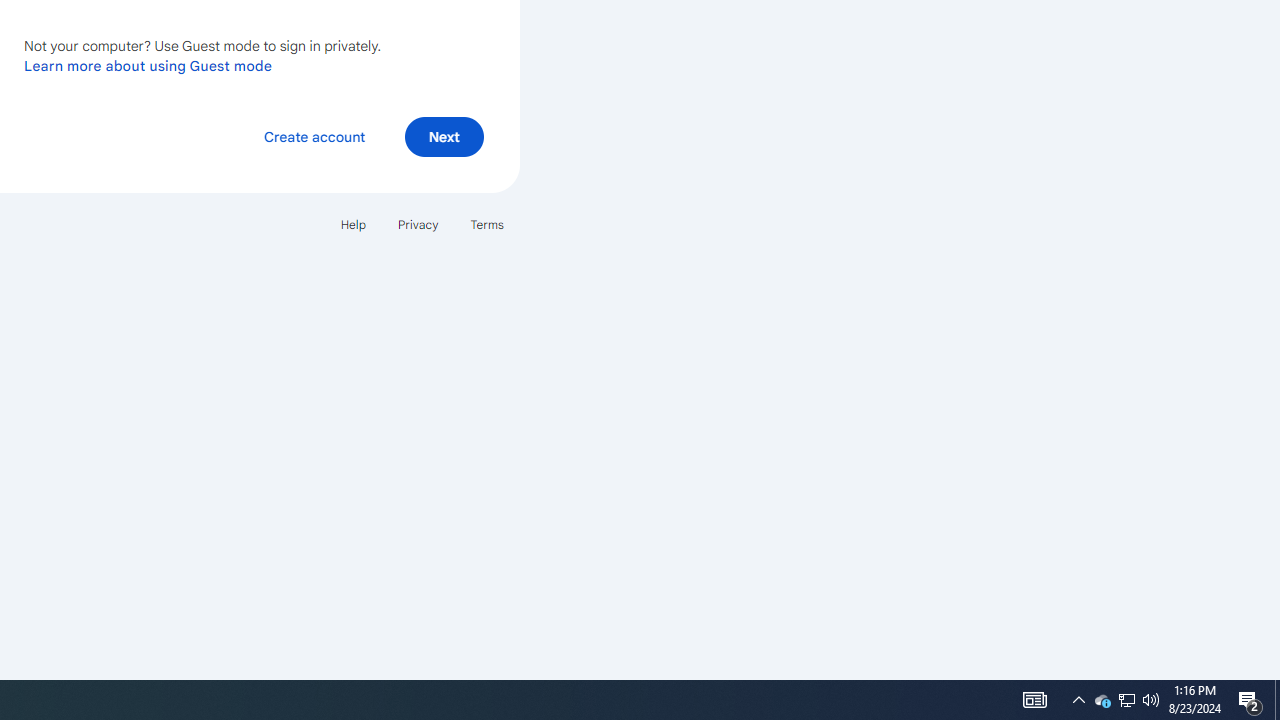 The image size is (1280, 720). Describe the element at coordinates (147, 64) in the screenshot. I see `'Learn more about using Guest mode'` at that location.